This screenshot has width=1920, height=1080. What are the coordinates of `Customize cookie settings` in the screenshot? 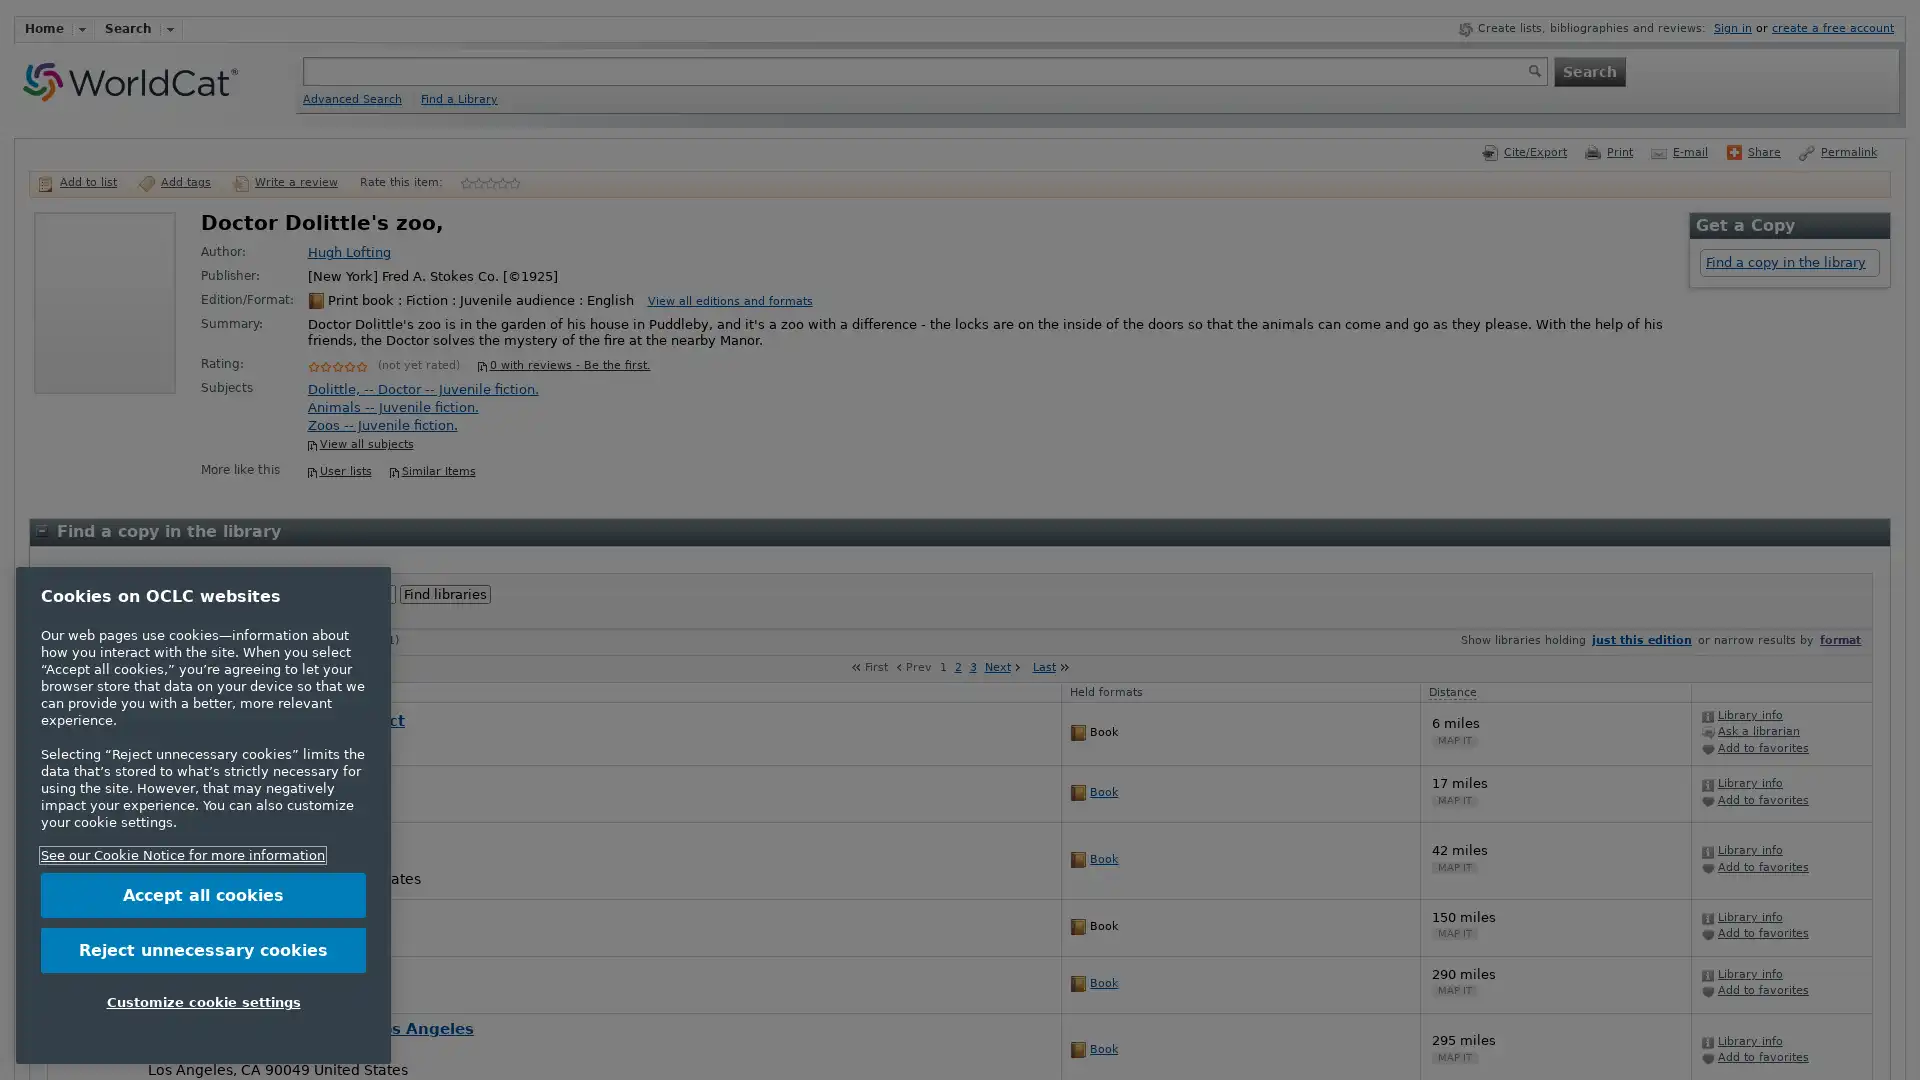 It's located at (203, 1002).